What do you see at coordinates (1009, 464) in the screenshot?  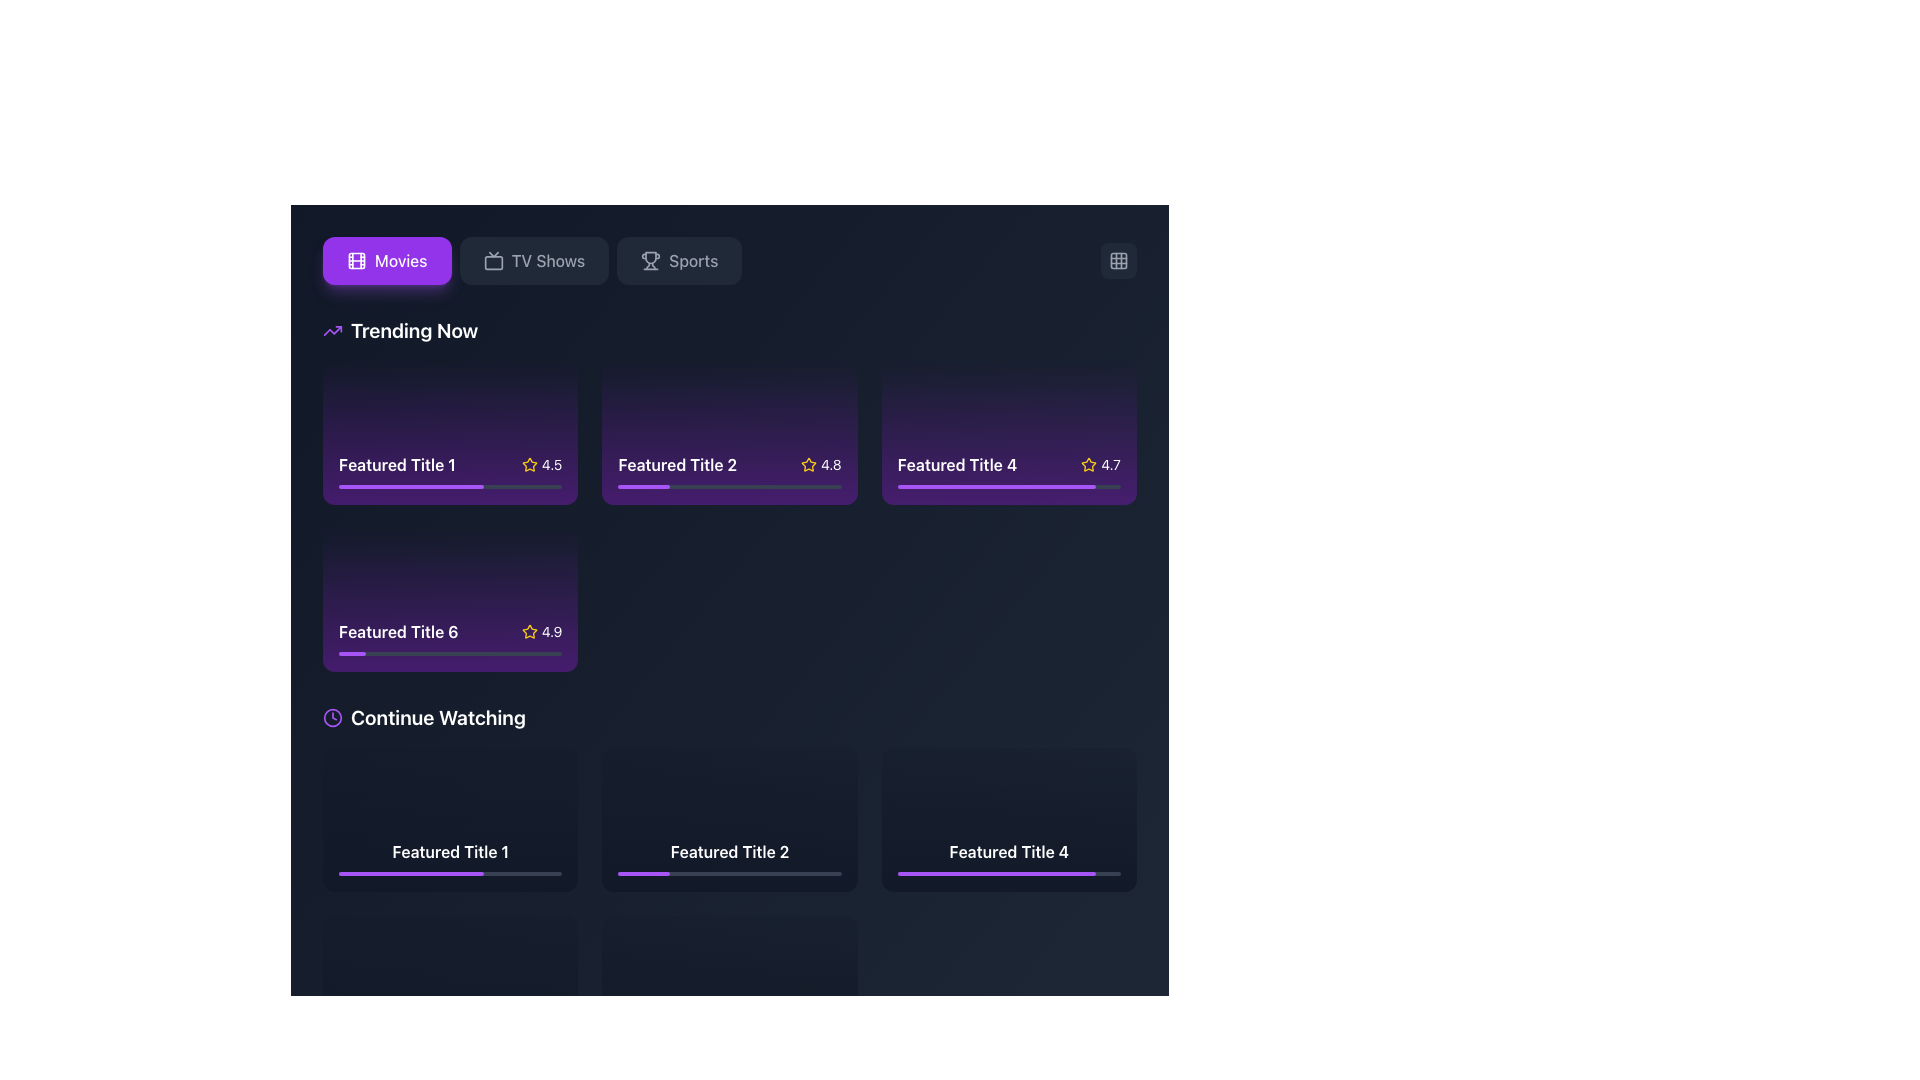 I see `the highlighted content title in the third position of the 'Trending Now' section` at bounding box center [1009, 464].